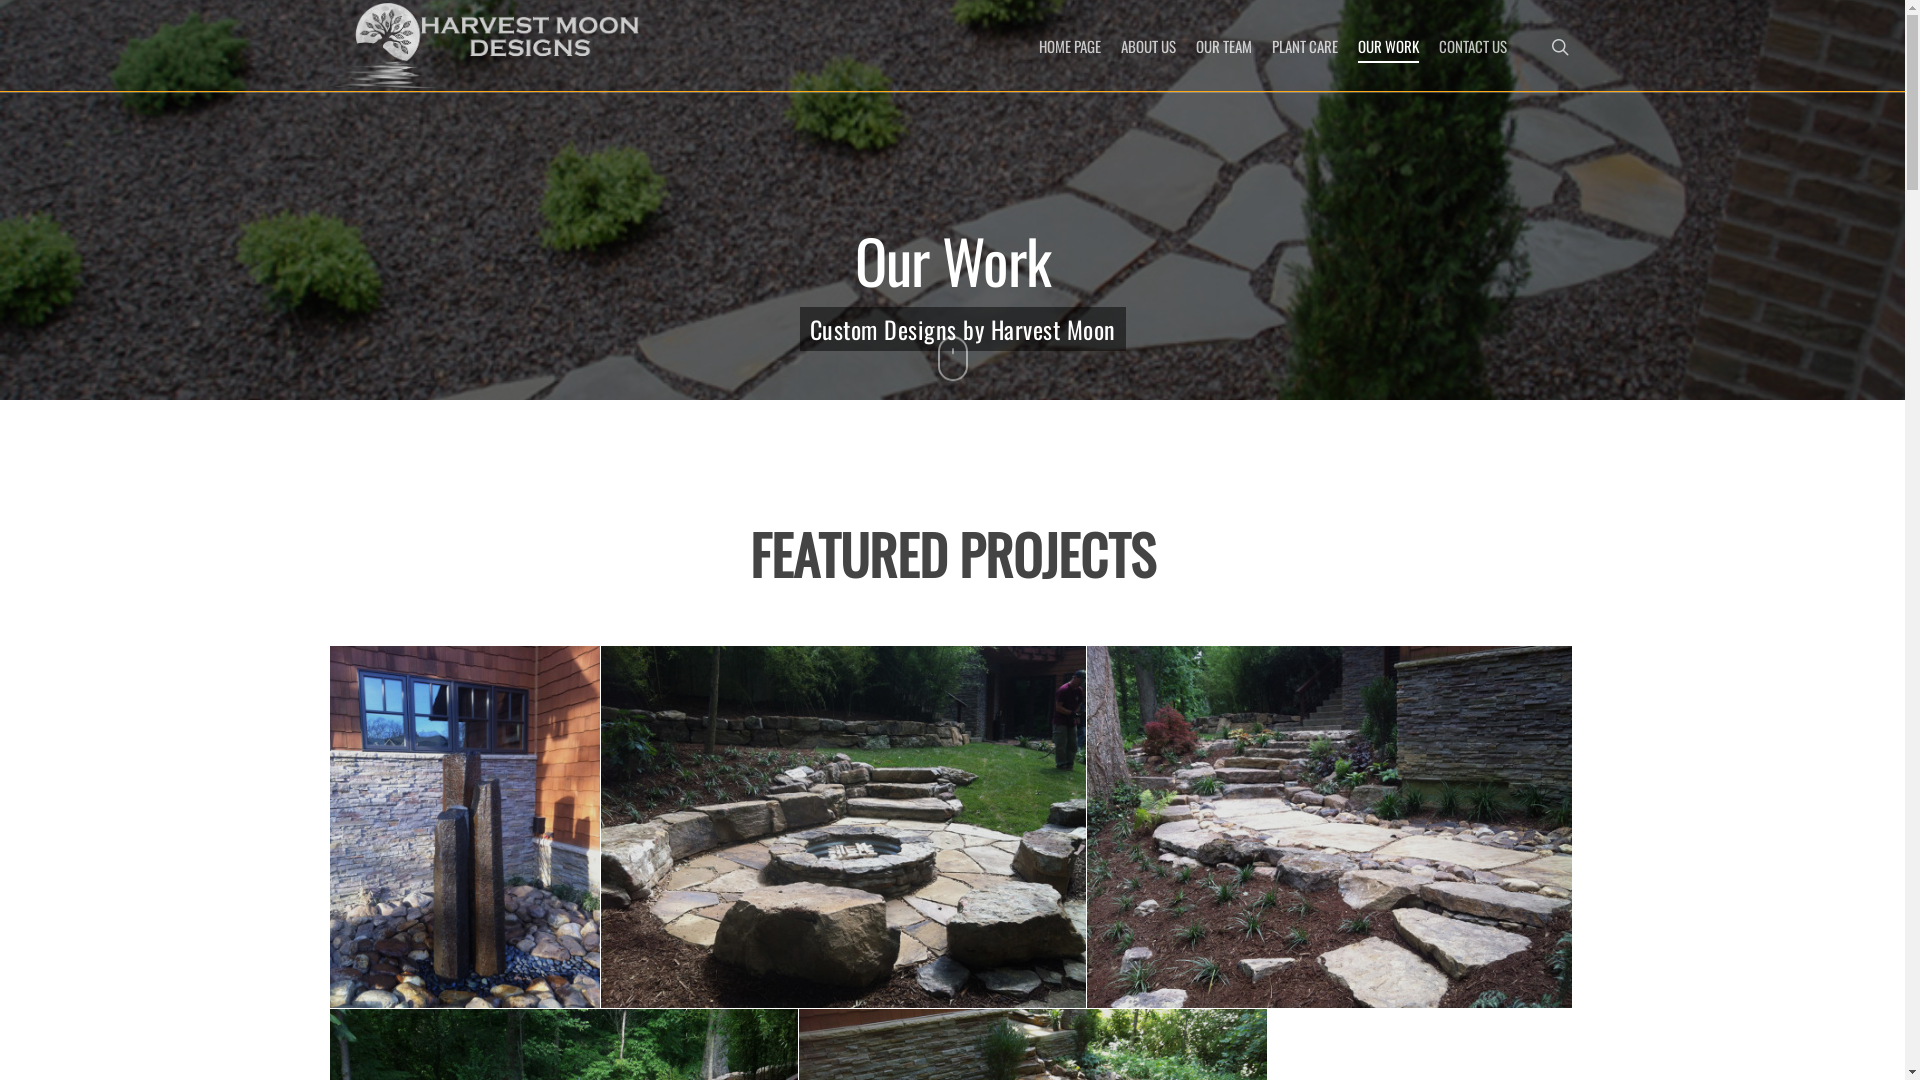 The height and width of the screenshot is (1080, 1920). Describe the element at coordinates (1223, 45) in the screenshot. I see `'OUR TEAM'` at that location.